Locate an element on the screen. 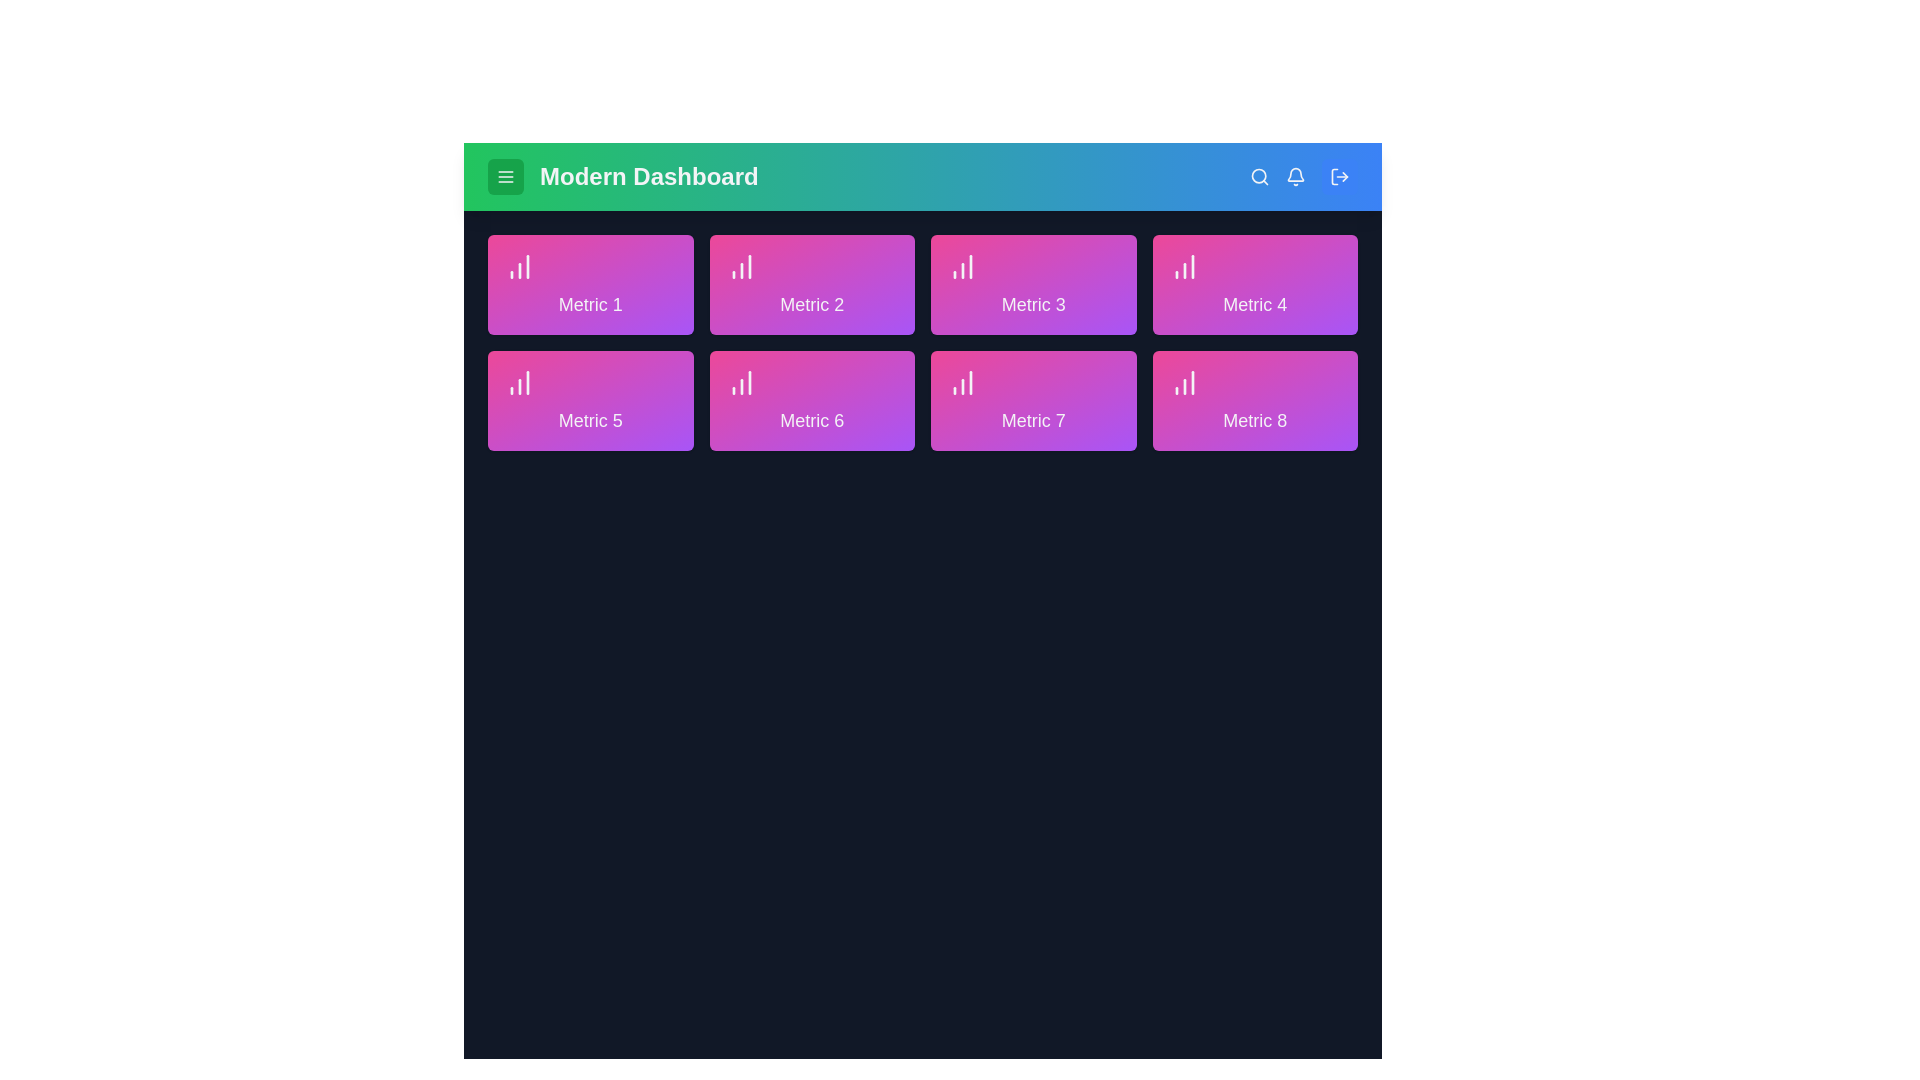 The image size is (1920, 1080). the logout button located at the top-right corner of the app bar is located at coordinates (1339, 176).